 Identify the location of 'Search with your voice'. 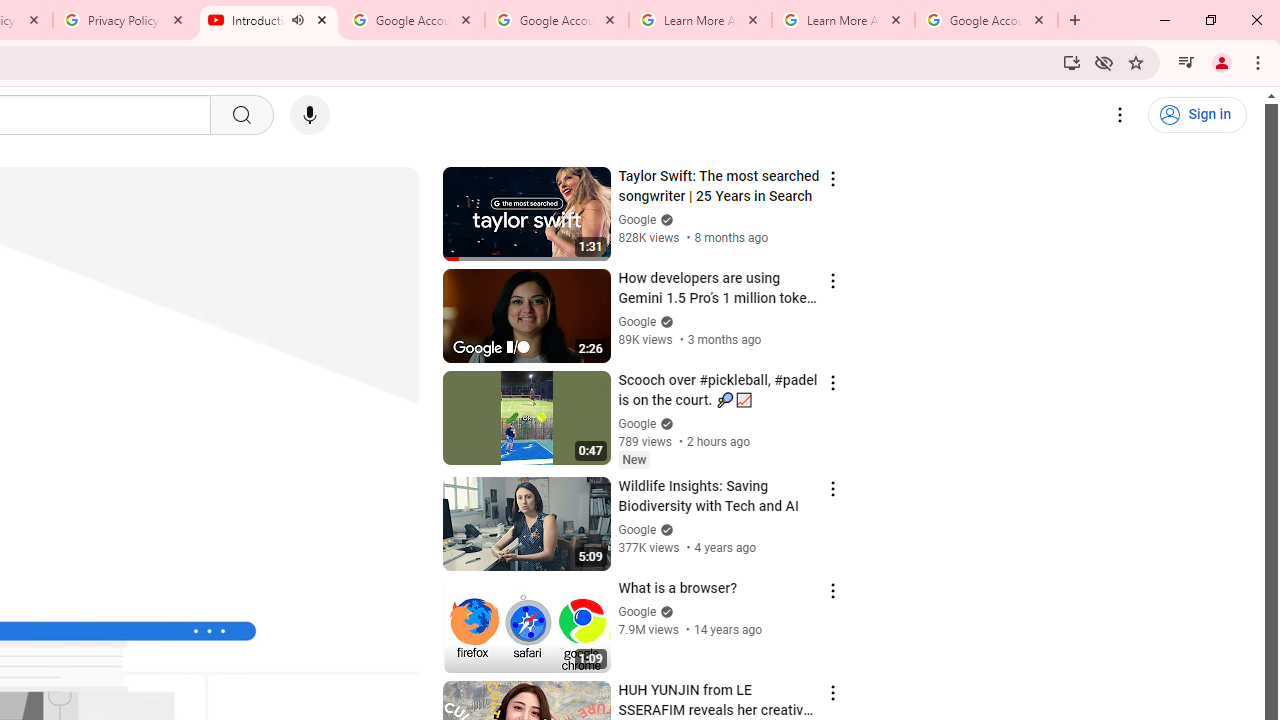
(308, 115).